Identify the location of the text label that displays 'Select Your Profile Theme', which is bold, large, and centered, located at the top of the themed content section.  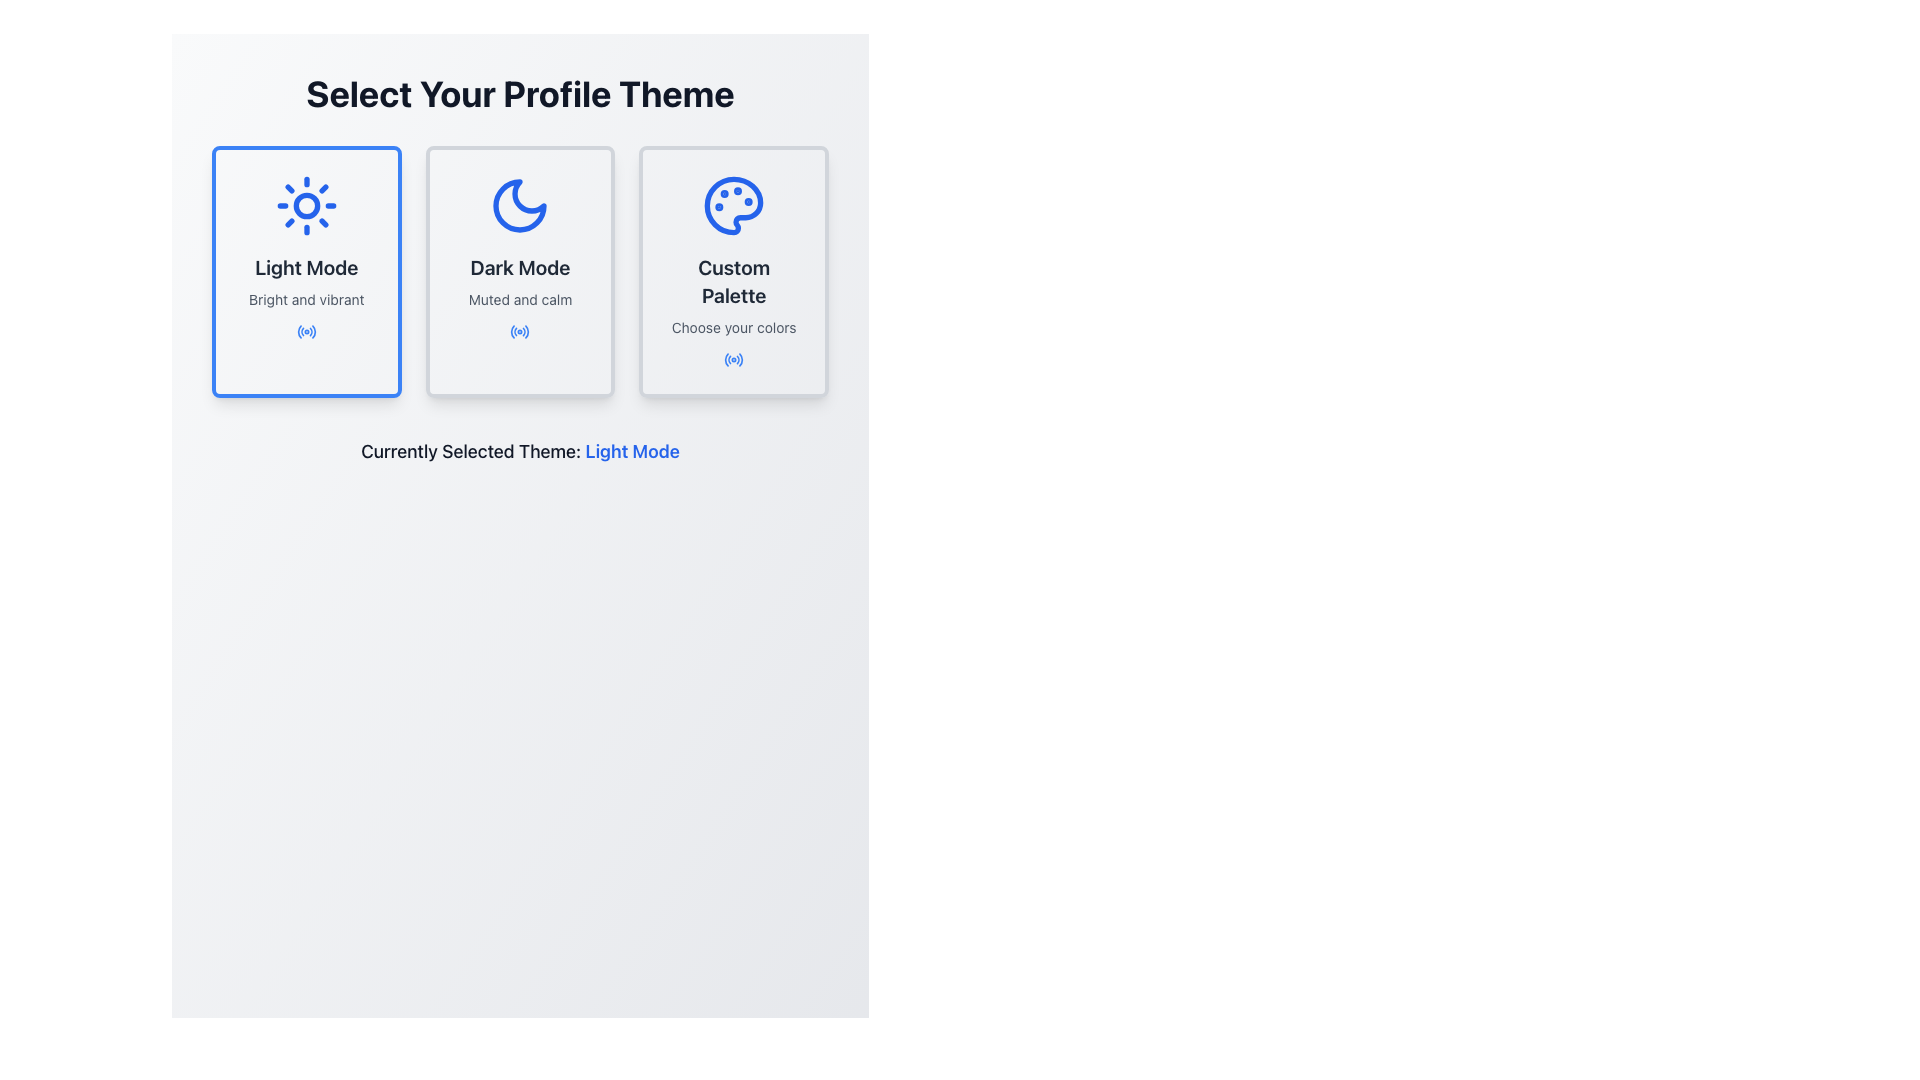
(520, 93).